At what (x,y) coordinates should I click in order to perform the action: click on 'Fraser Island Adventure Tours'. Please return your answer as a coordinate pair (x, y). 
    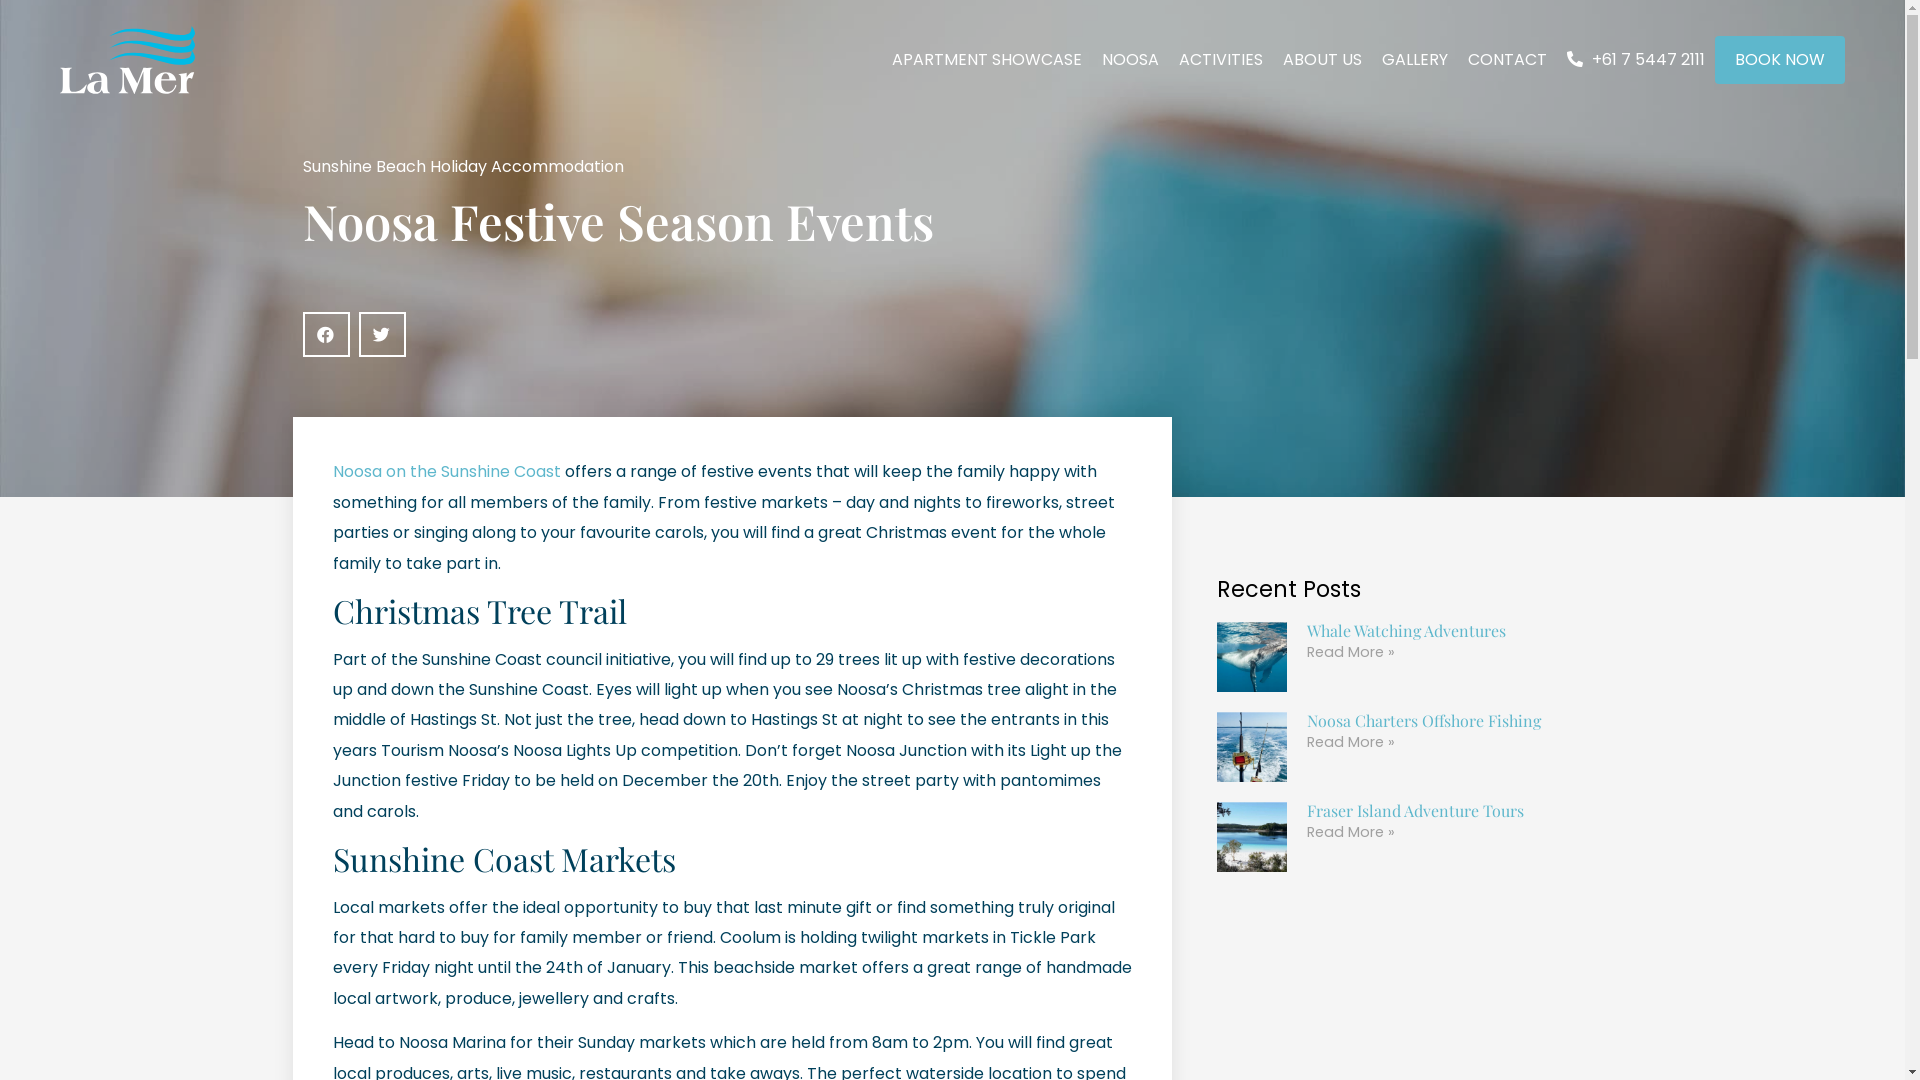
    Looking at the image, I should click on (1414, 810).